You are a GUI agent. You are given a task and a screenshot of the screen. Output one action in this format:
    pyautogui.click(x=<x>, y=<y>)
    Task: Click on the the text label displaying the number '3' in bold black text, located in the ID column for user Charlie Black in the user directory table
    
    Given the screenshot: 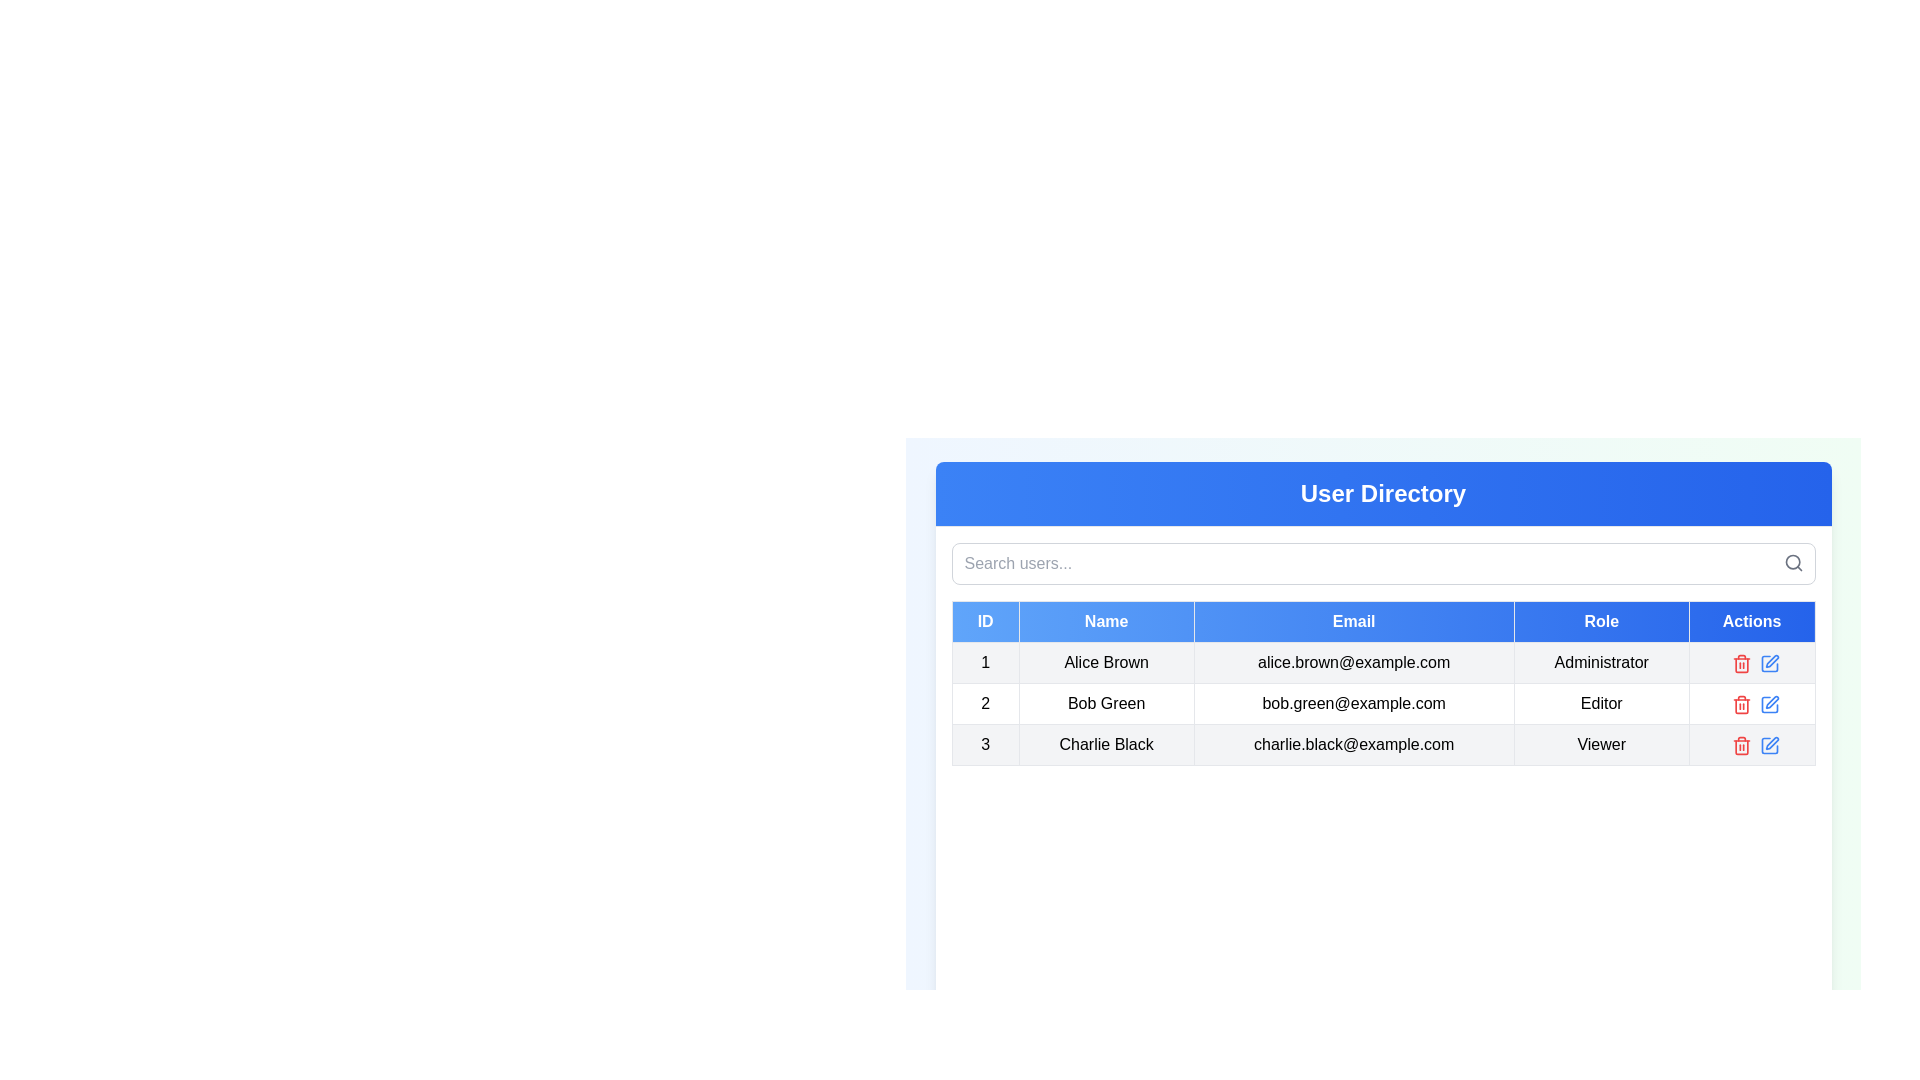 What is the action you would take?
    pyautogui.click(x=985, y=744)
    